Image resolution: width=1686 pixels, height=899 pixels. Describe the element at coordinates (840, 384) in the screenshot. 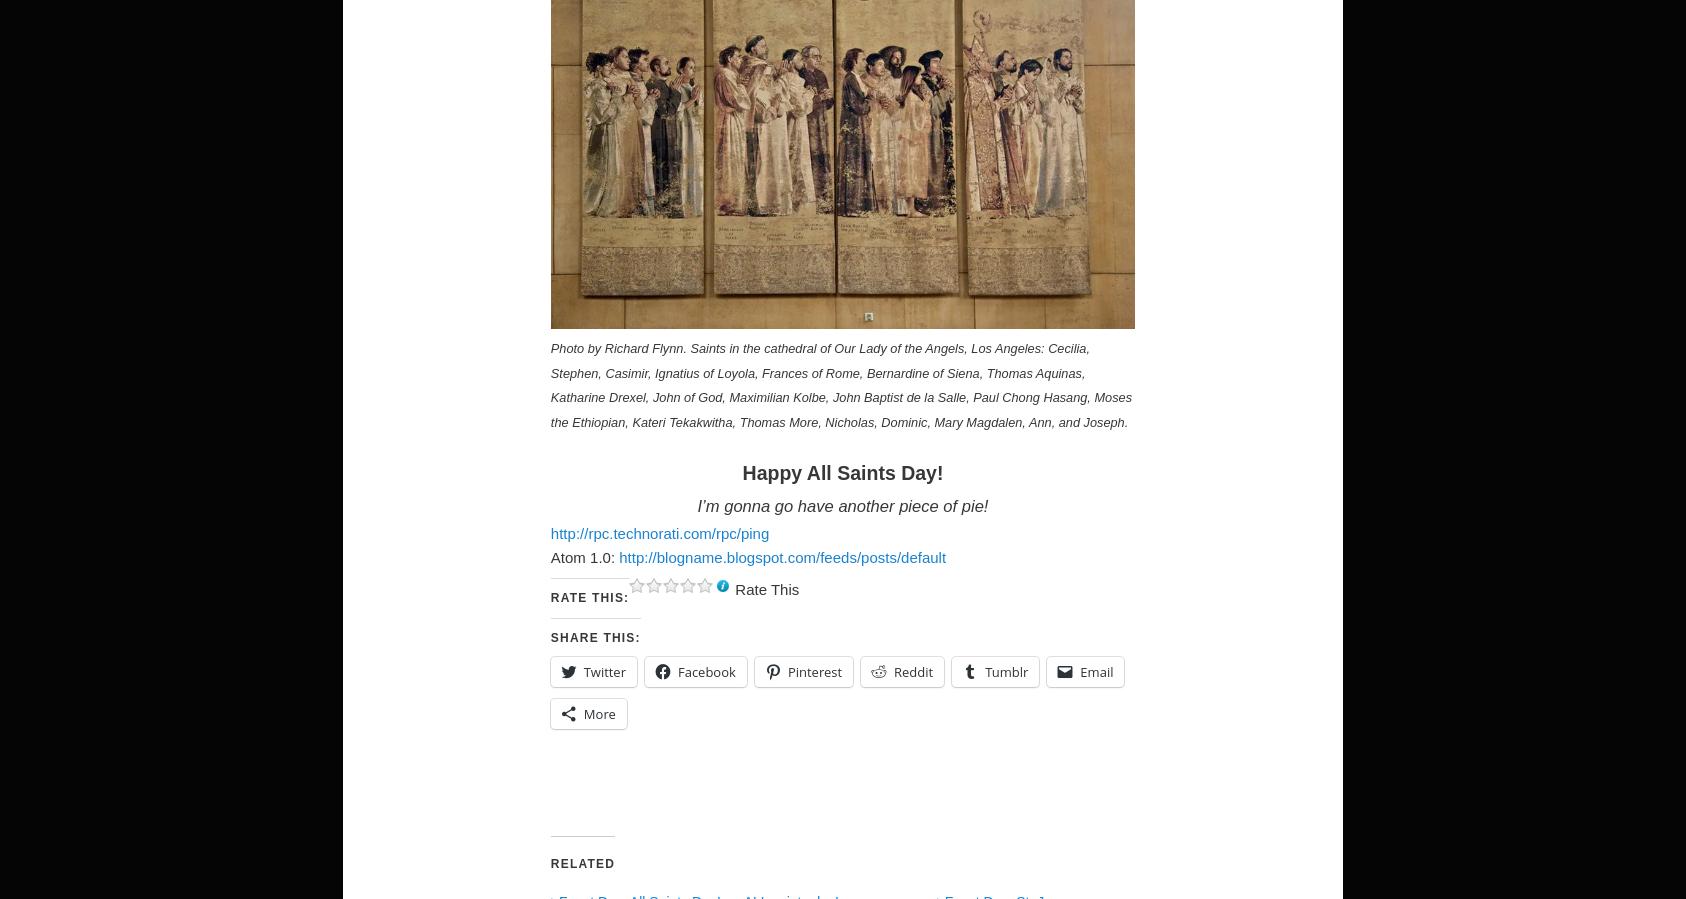

I see `'Photo by Richard Flynn. Saints in the cathedral of Our Lady of the Angels, Los Angeles: Cecilia, Stephen, Casimir, Ignatius of Loyola, Frances of Rome, Bernardine of Siena, Thomas Aquinas, Katharine Drexel, John of God, Maximilian Kolbe, John Baptist de la Salle, Paul Chong Hasang, Moses the Ethiopian, Kateri Tekakwitha, Thomas More, Nicholas, Dominic, Mary Magdalen, Ann, and Joseph.'` at that location.